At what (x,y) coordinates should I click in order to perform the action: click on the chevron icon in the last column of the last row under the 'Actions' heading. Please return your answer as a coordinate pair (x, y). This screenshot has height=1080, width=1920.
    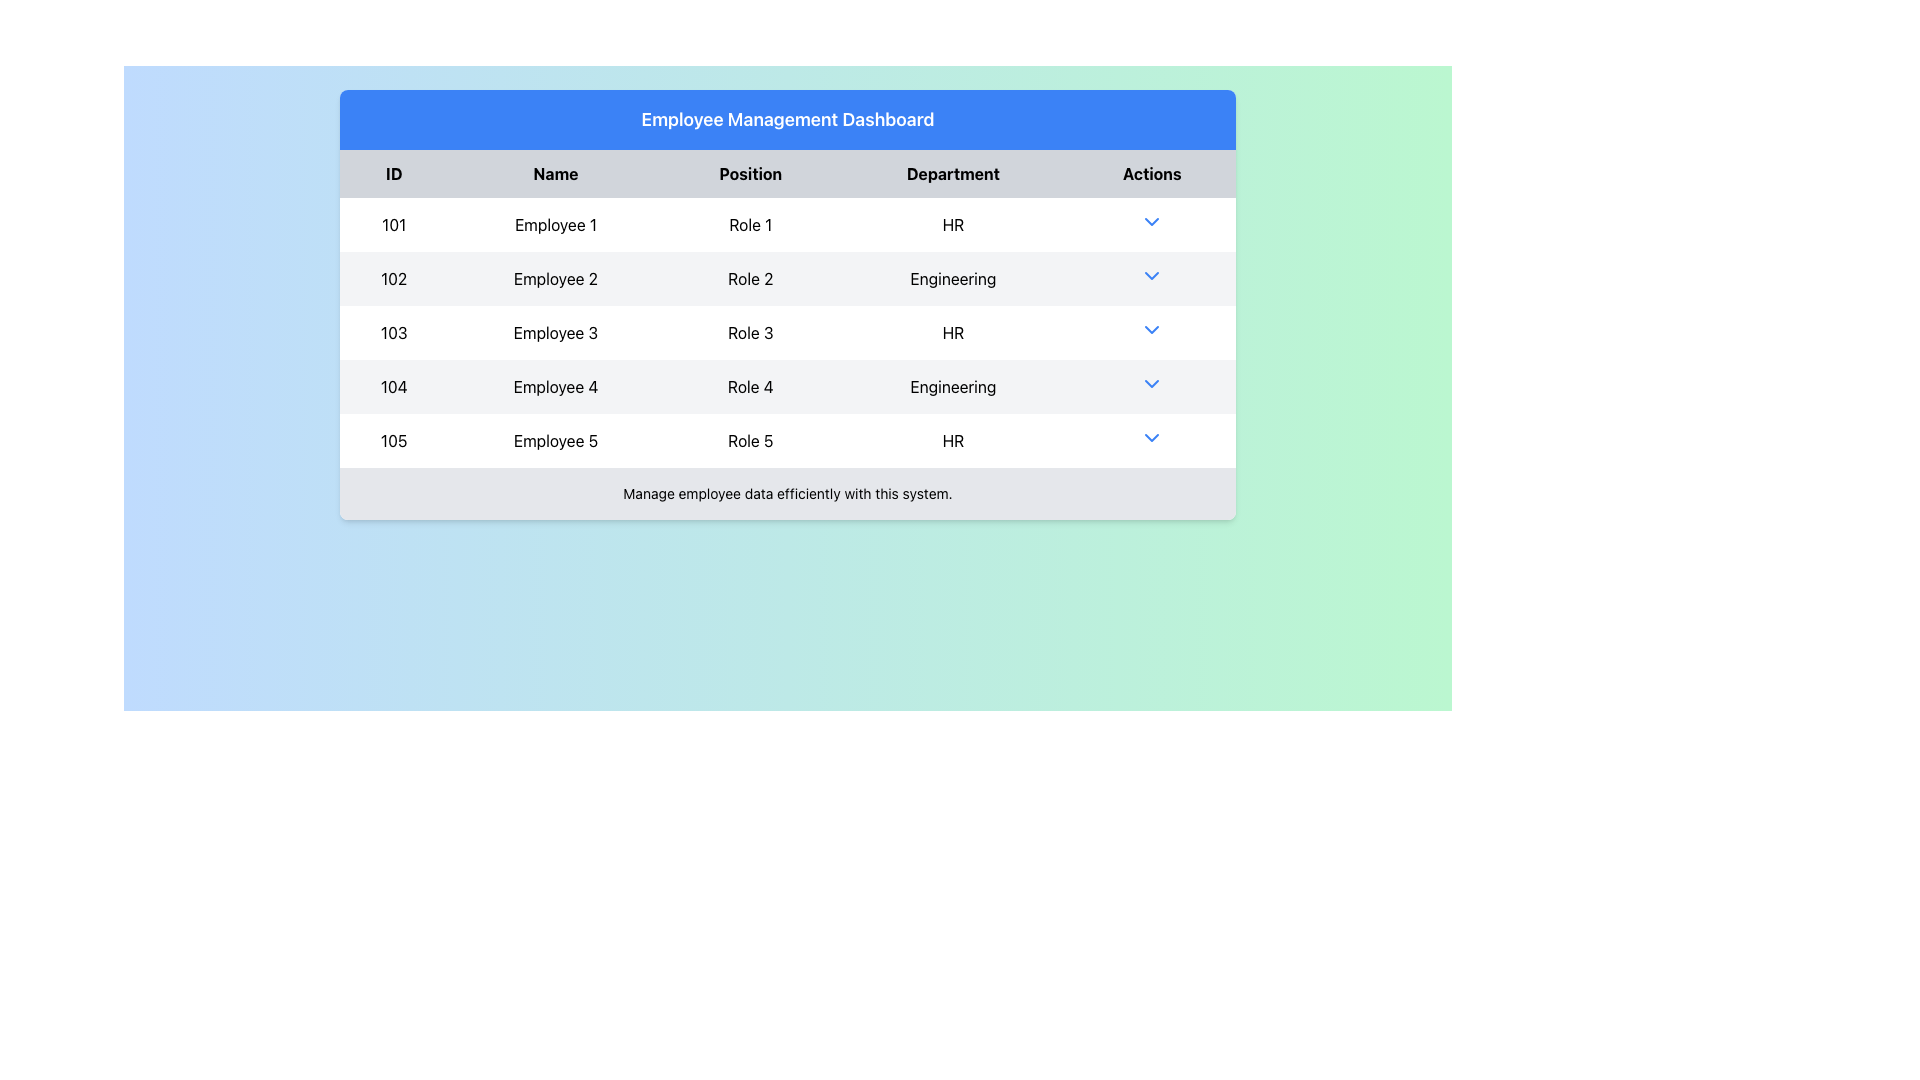
    Looking at the image, I should click on (1152, 439).